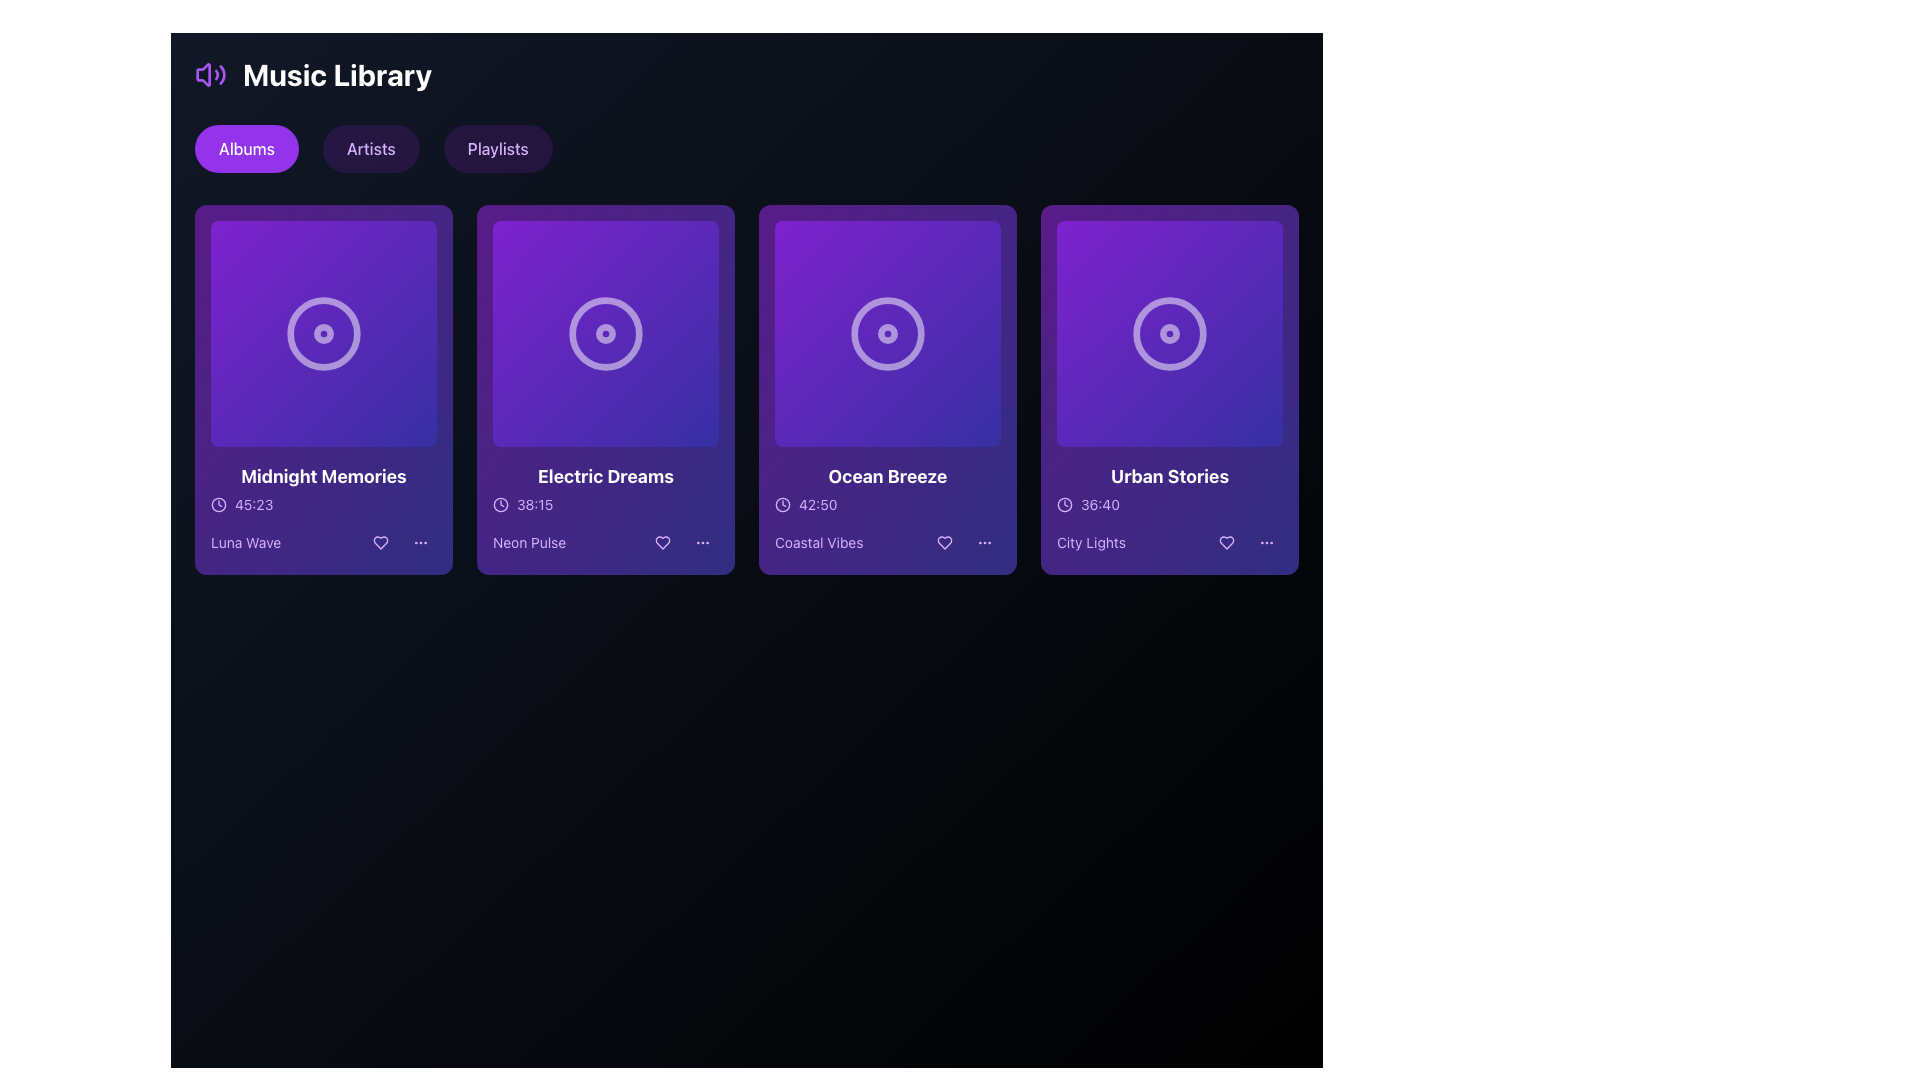 The image size is (1920, 1080). I want to click on the circular decorative element located in the center of the first card labeled 'Midnight Memories' in the music album list, so click(324, 333).